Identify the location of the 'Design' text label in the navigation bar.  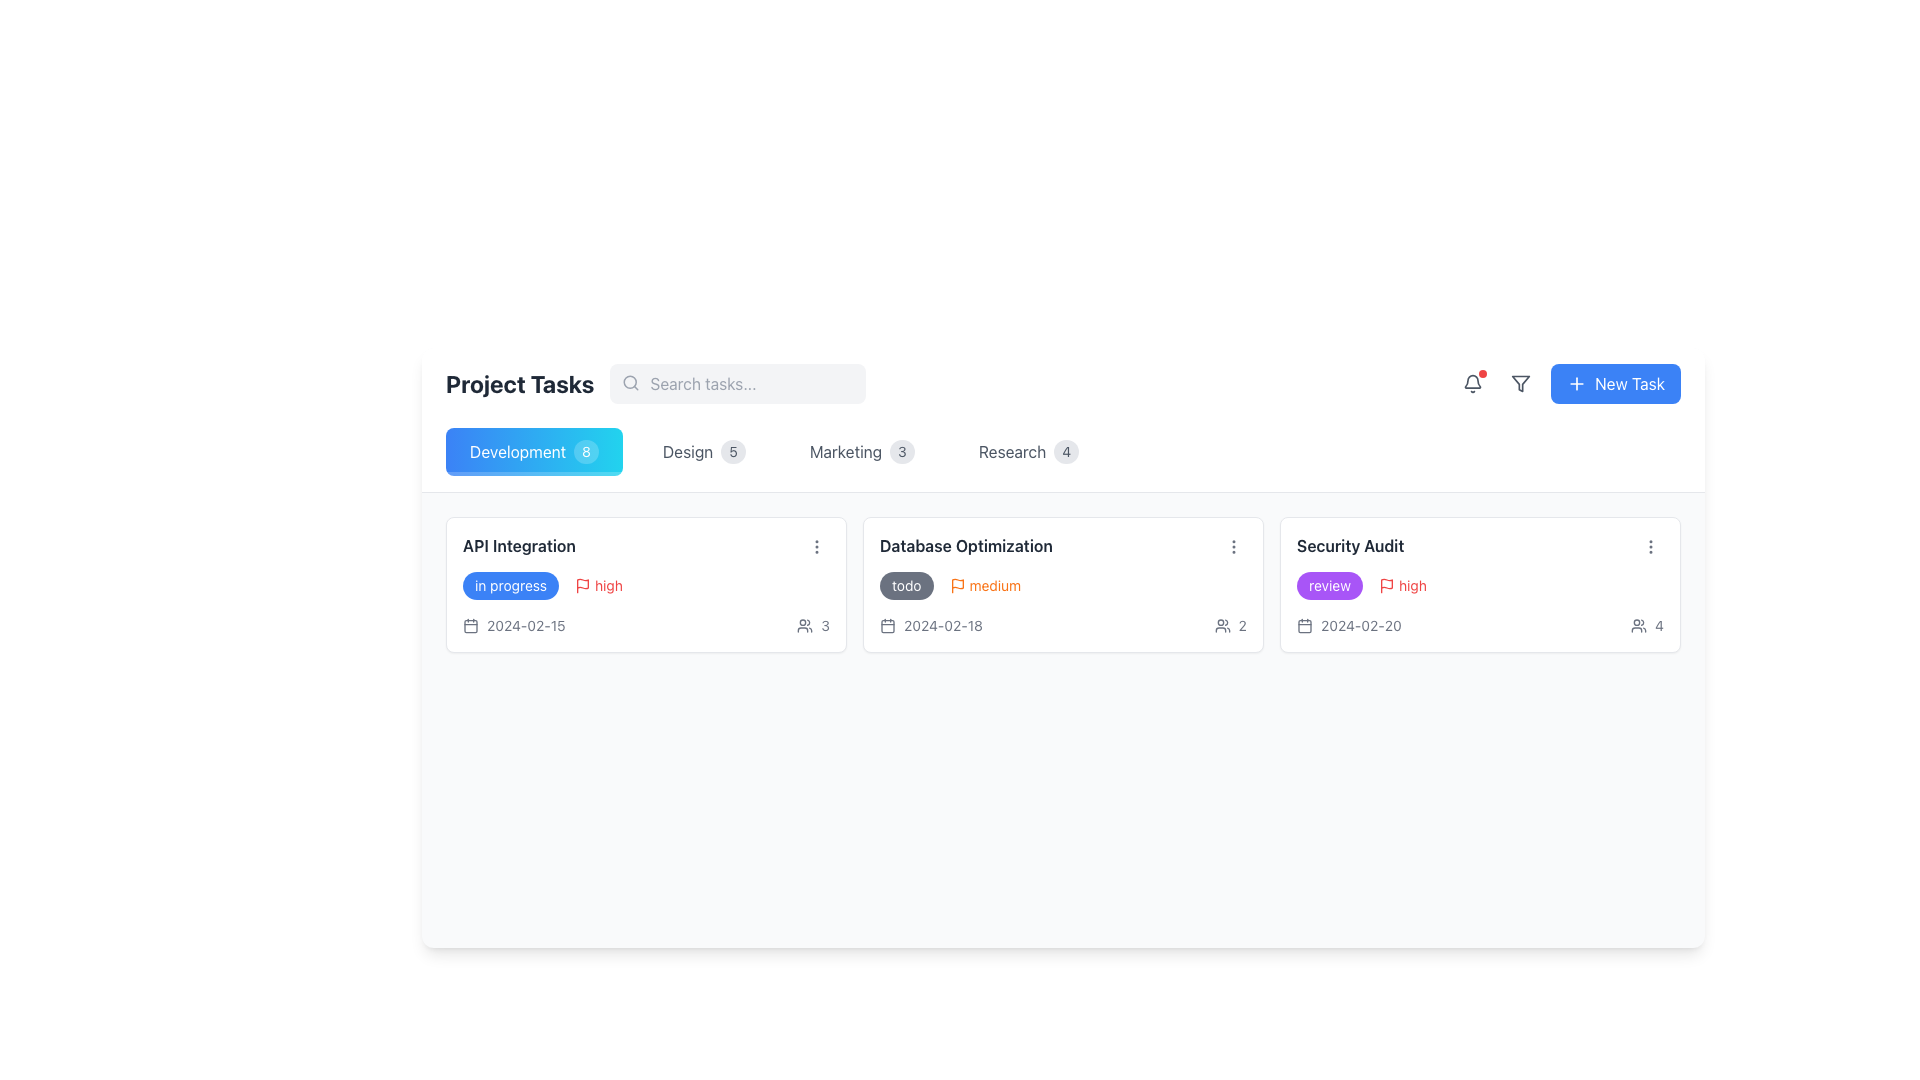
(687, 451).